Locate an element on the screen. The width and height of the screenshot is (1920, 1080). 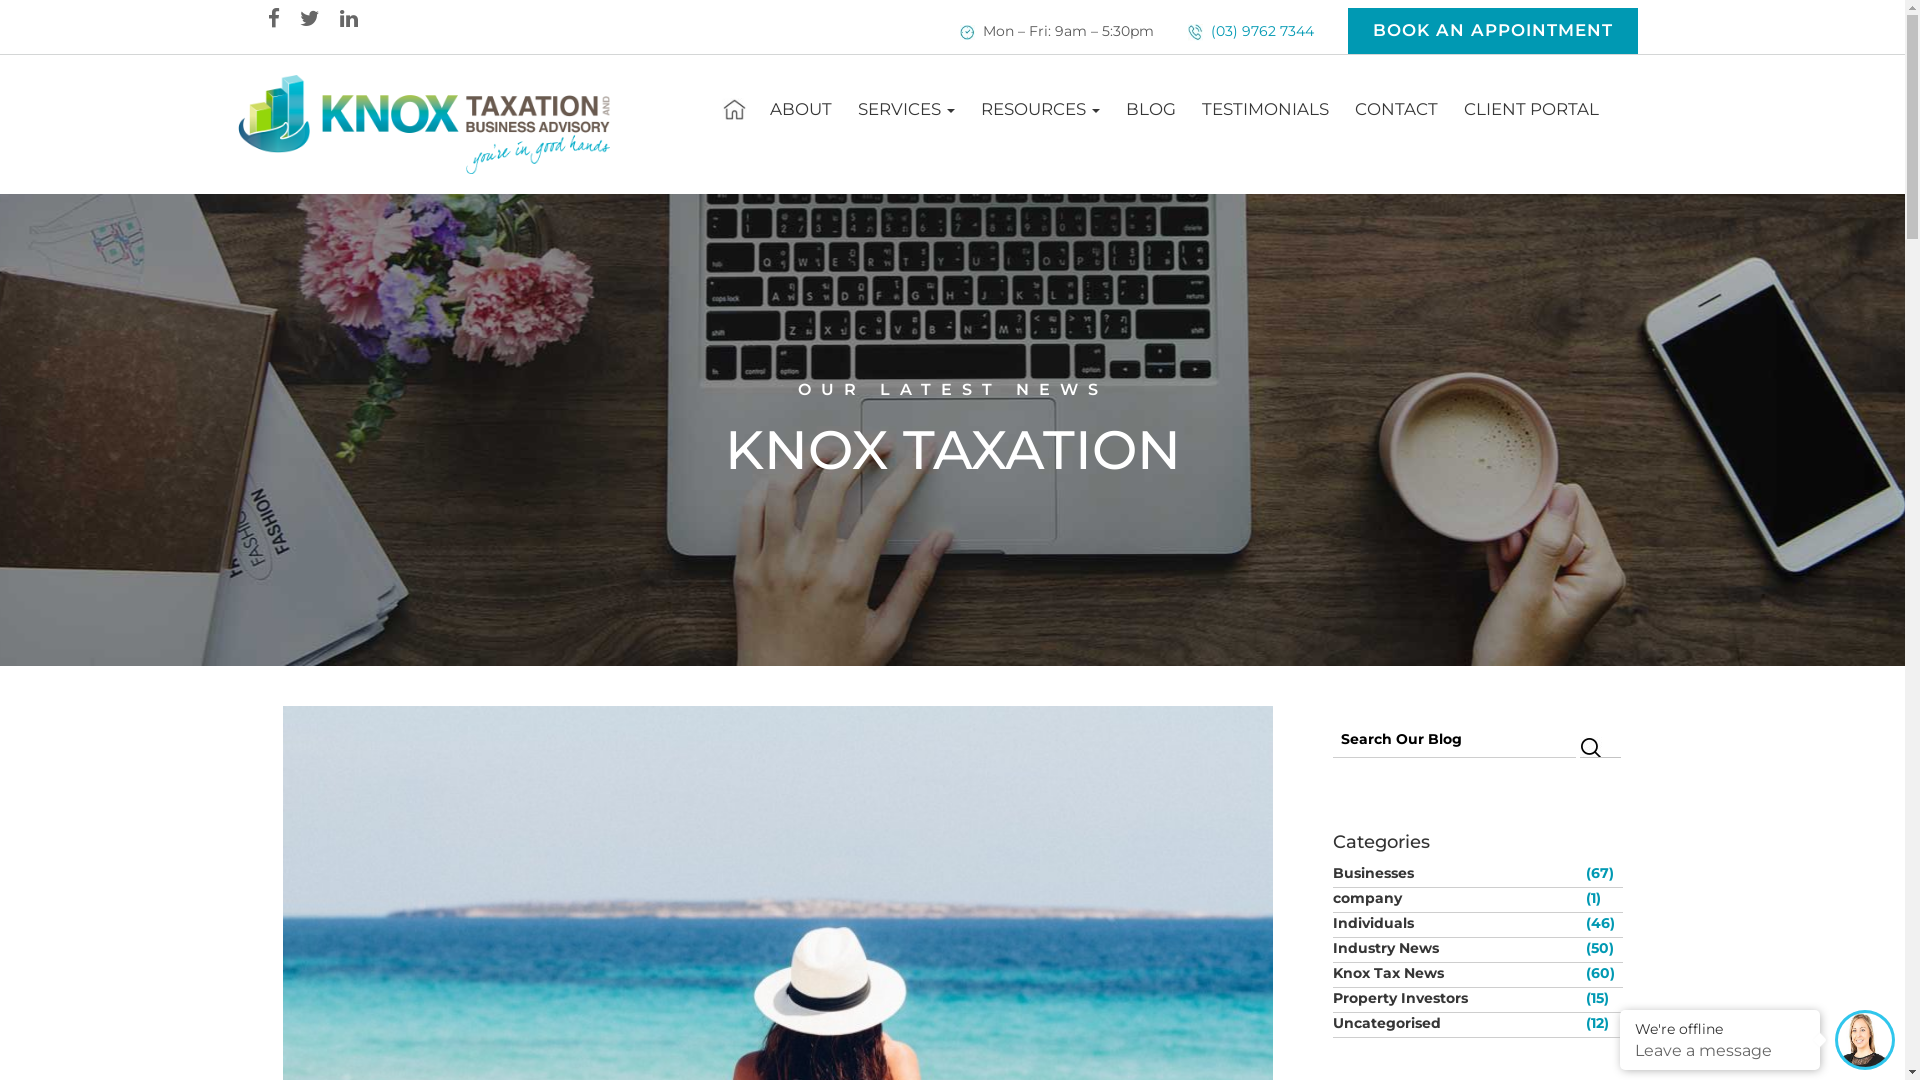
'Knox Tax News' is located at coordinates (1456, 971).